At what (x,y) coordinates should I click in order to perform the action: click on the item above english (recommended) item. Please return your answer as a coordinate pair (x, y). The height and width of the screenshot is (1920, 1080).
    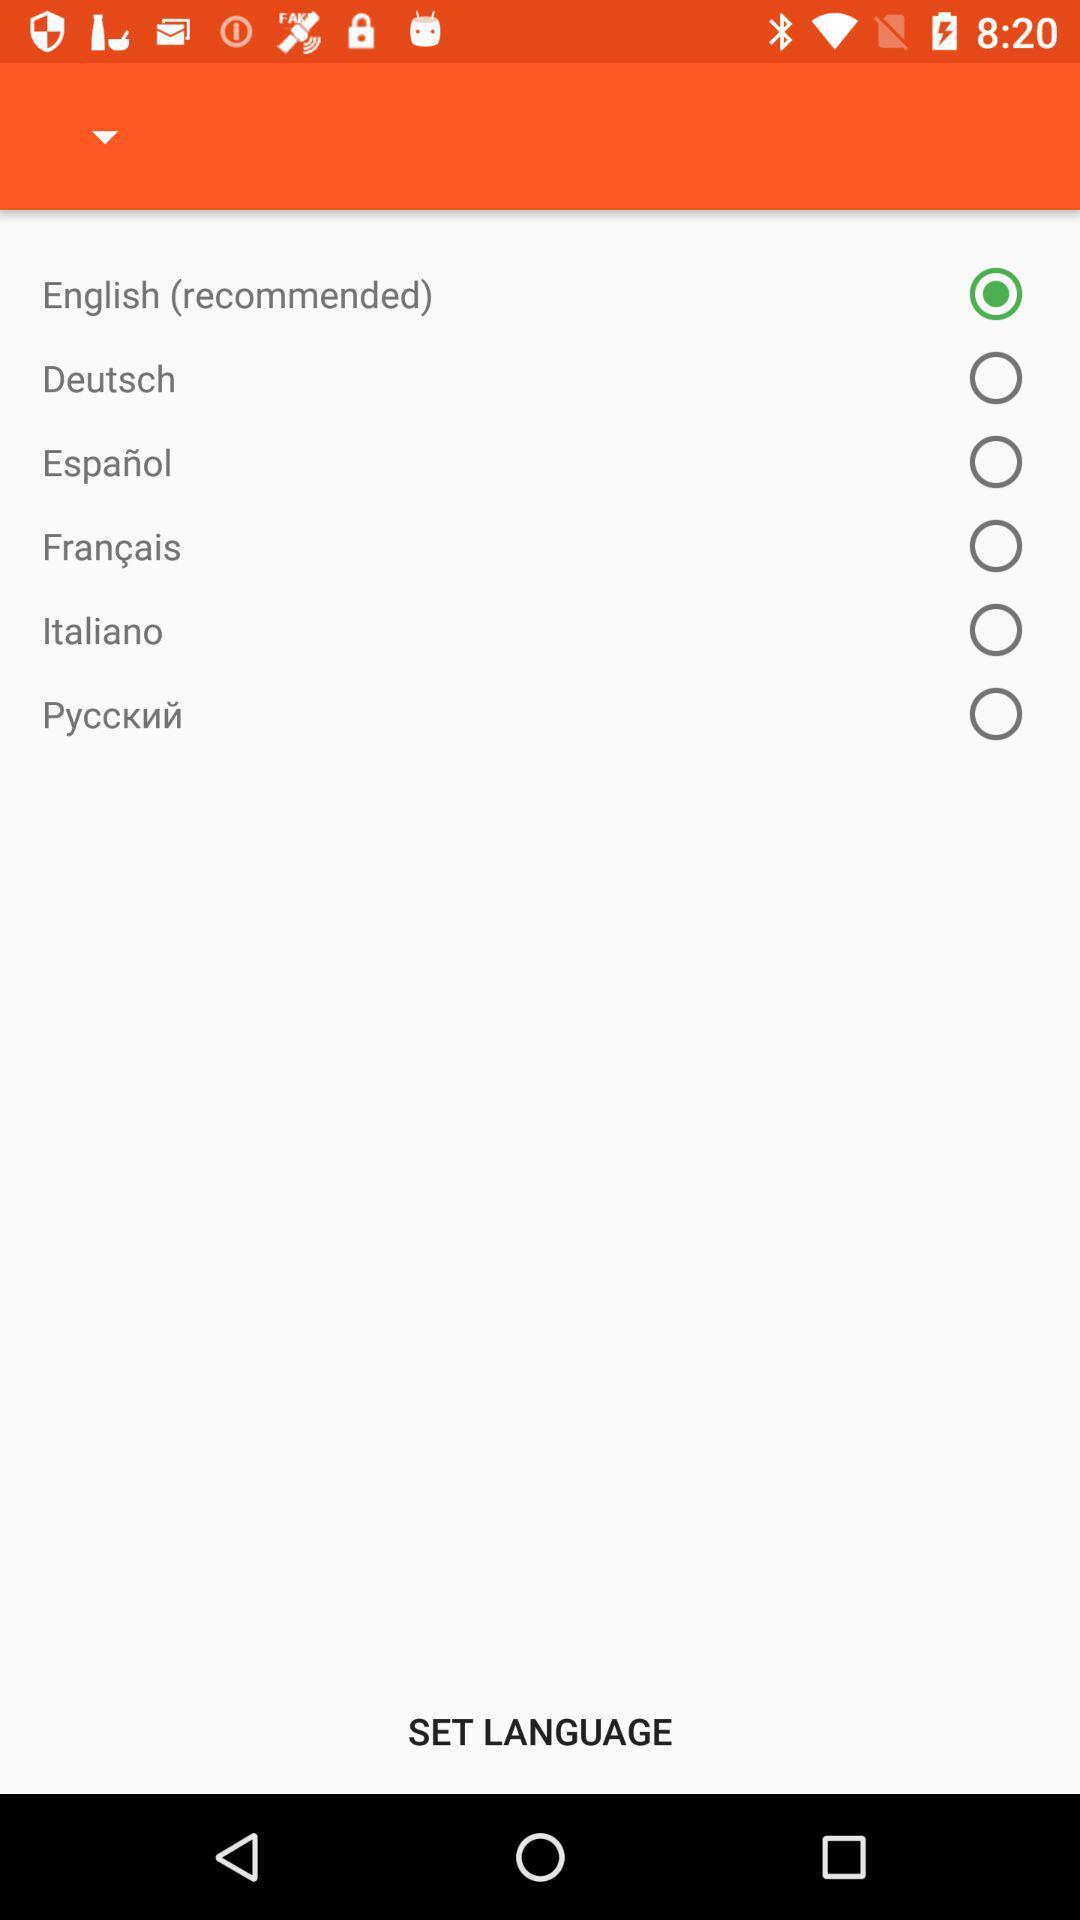
    Looking at the image, I should click on (104, 135).